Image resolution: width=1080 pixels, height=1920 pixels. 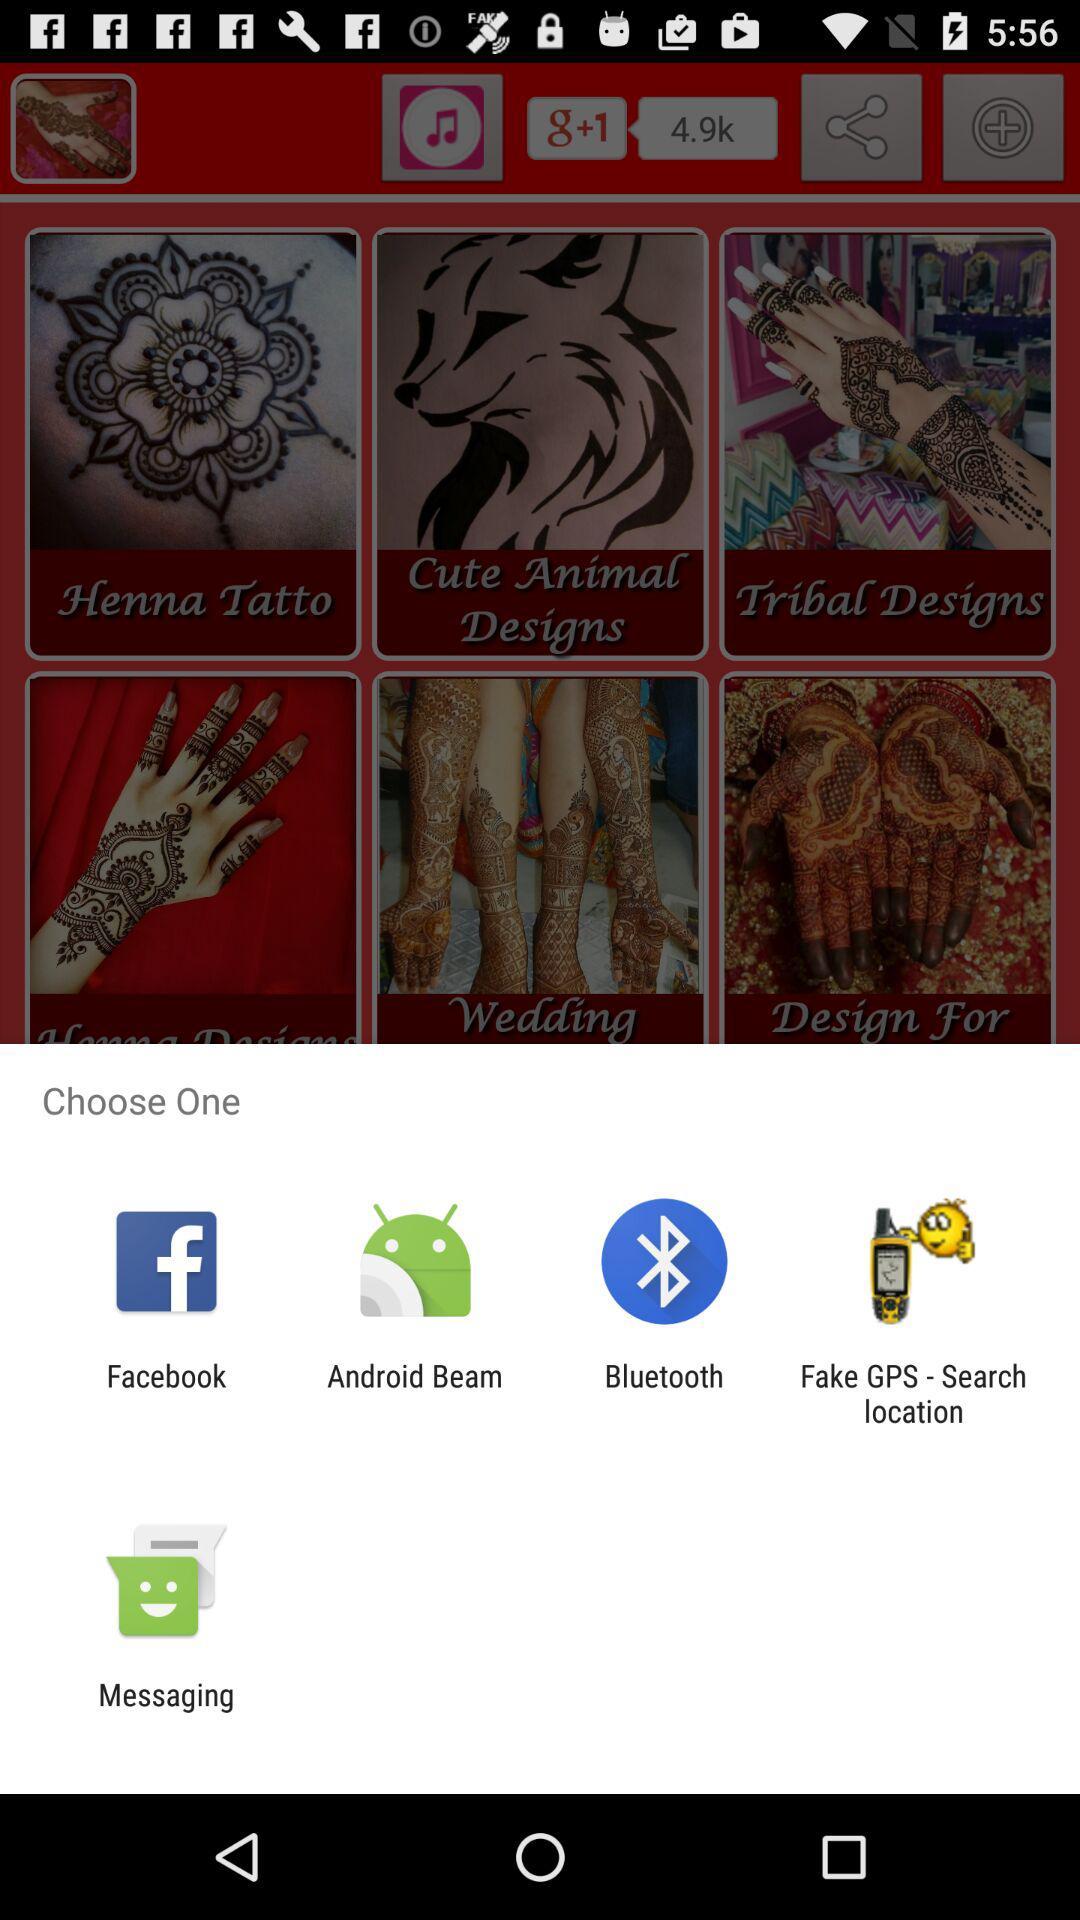 What do you see at coordinates (664, 1392) in the screenshot?
I see `icon next to fake gps search app` at bounding box center [664, 1392].